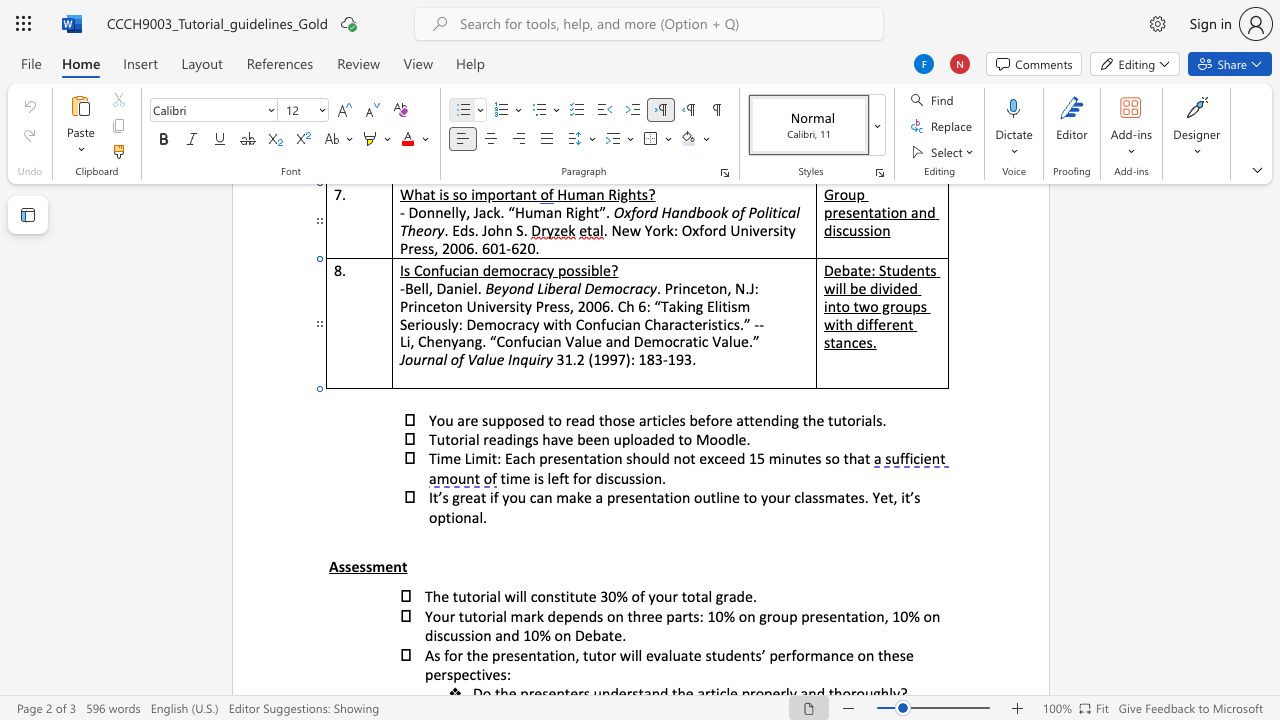  Describe the element at coordinates (499, 458) in the screenshot. I see `the 1th character ":" in the text` at that location.